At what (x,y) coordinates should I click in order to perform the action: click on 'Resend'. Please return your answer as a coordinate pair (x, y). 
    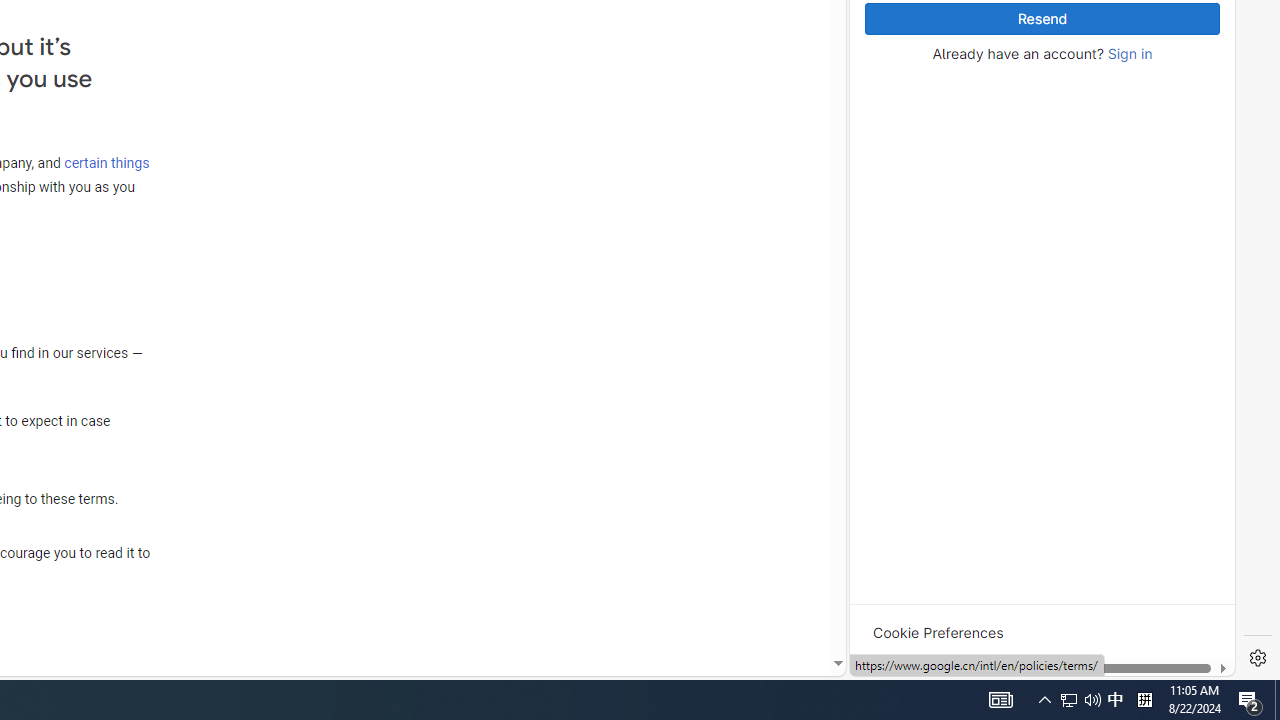
    Looking at the image, I should click on (1041, 19).